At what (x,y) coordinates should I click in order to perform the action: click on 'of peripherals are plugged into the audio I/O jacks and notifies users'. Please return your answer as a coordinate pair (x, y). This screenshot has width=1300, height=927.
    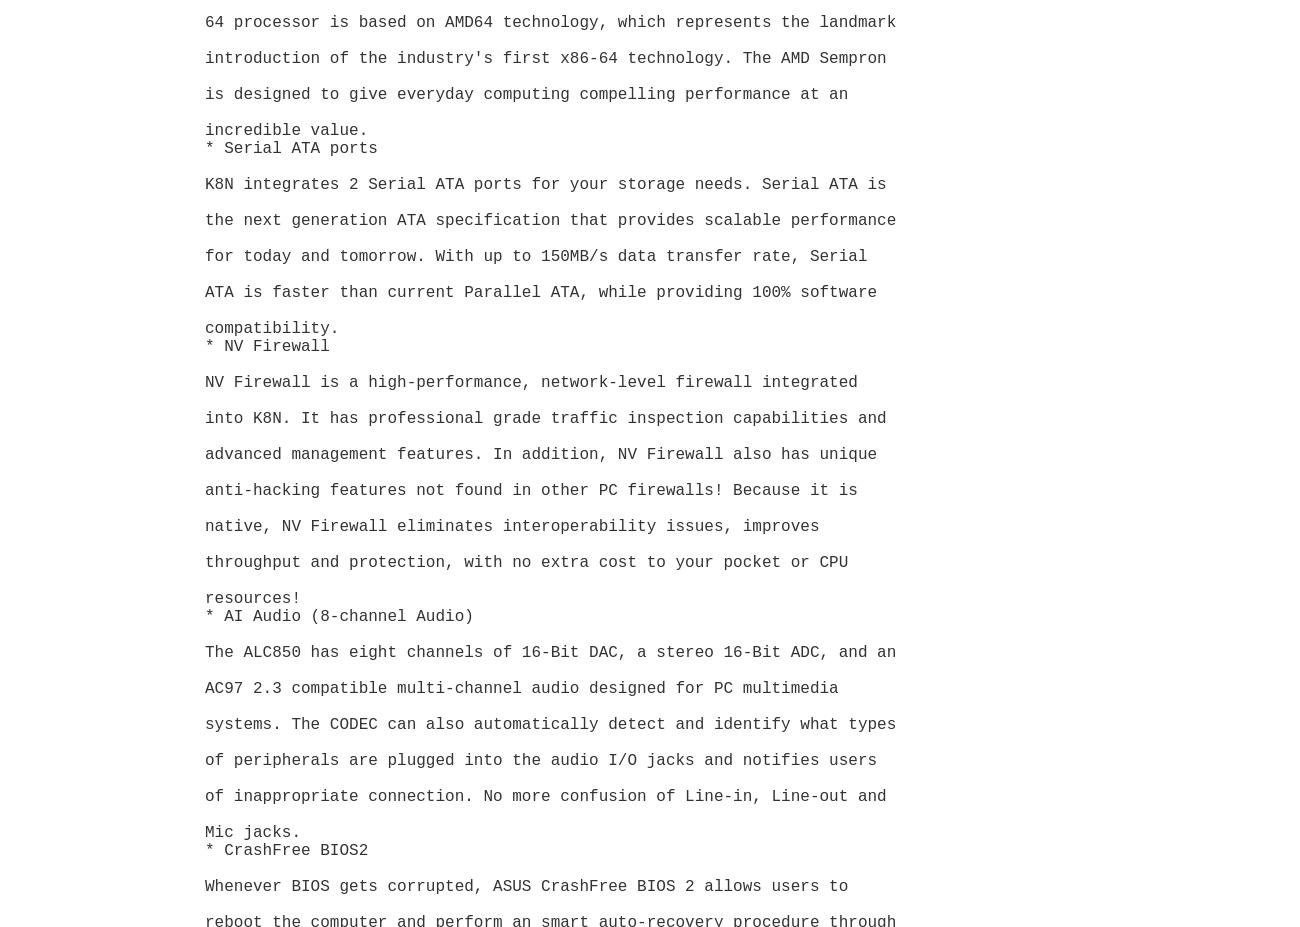
    Looking at the image, I should click on (544, 759).